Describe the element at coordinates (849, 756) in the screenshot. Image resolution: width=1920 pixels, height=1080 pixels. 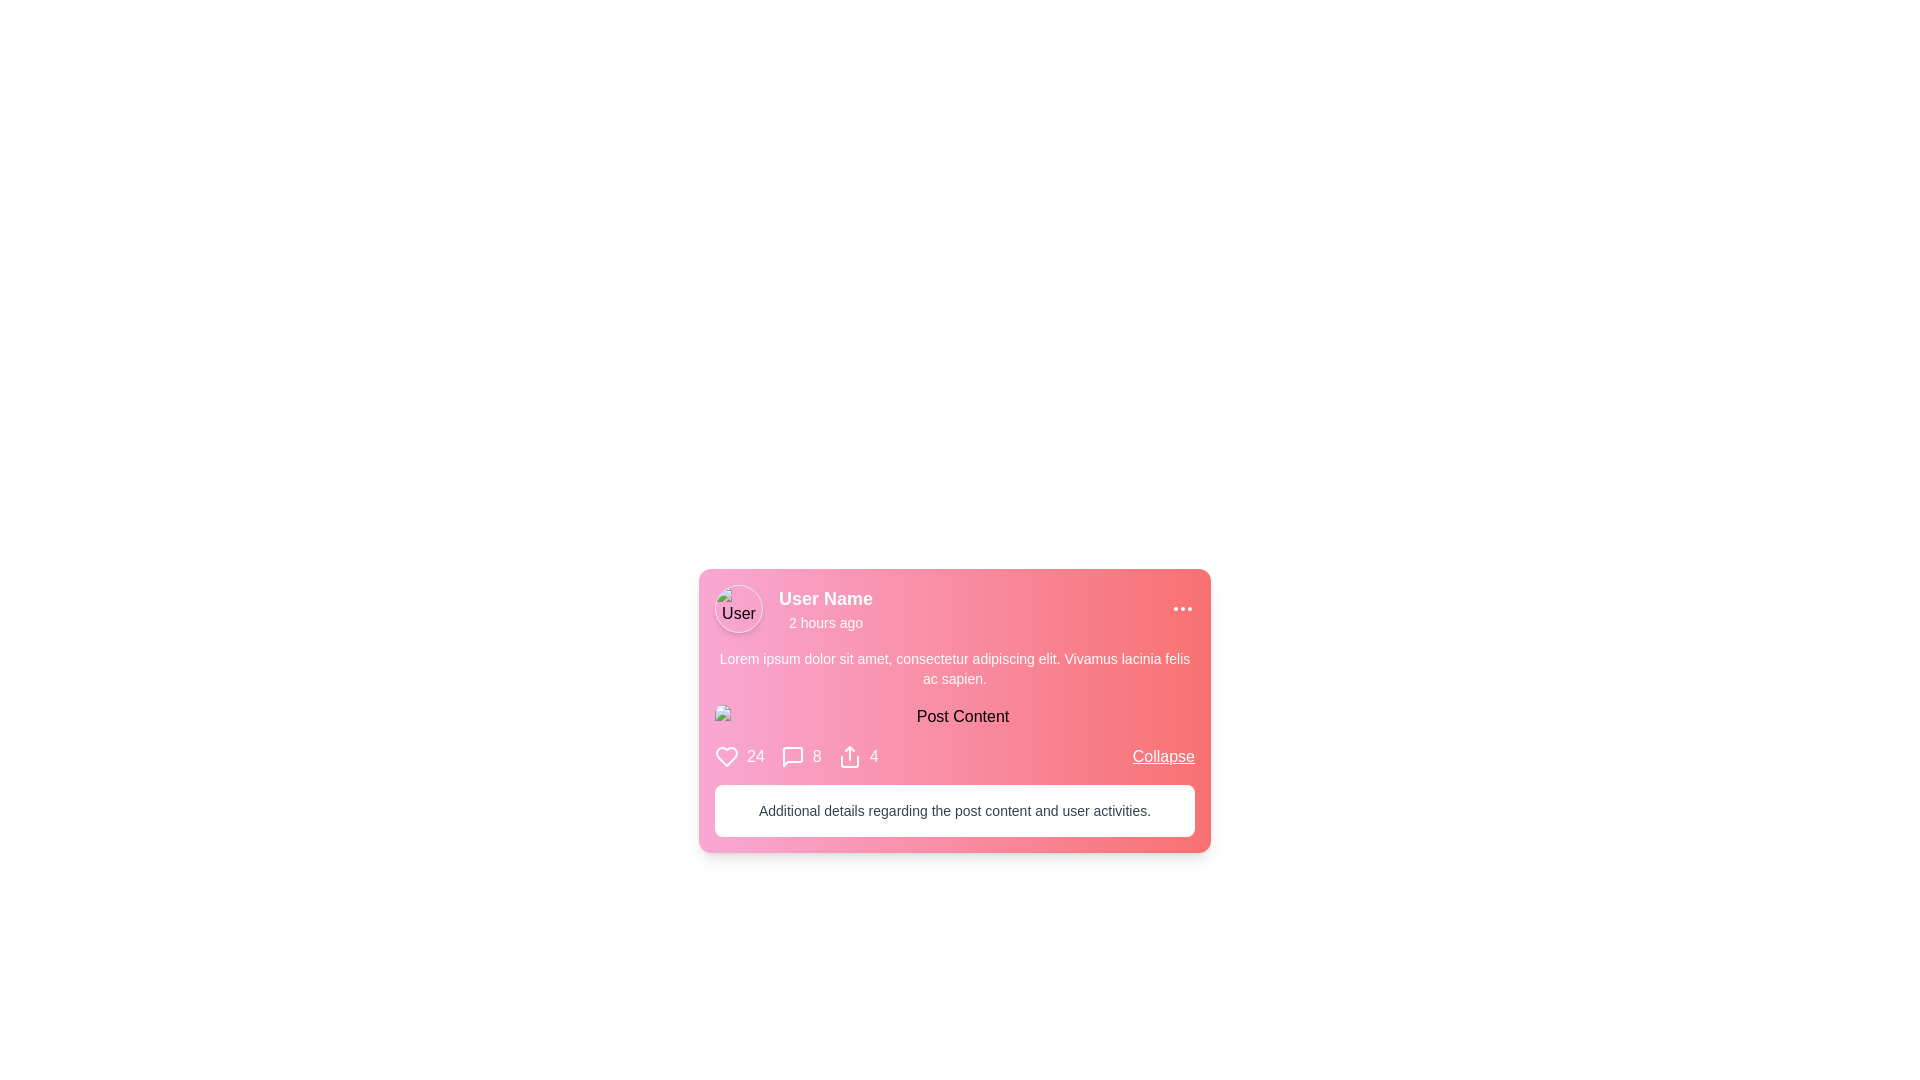
I see `the share button icon represented by an upward-pointing arrow in the lower center area of the post card` at that location.